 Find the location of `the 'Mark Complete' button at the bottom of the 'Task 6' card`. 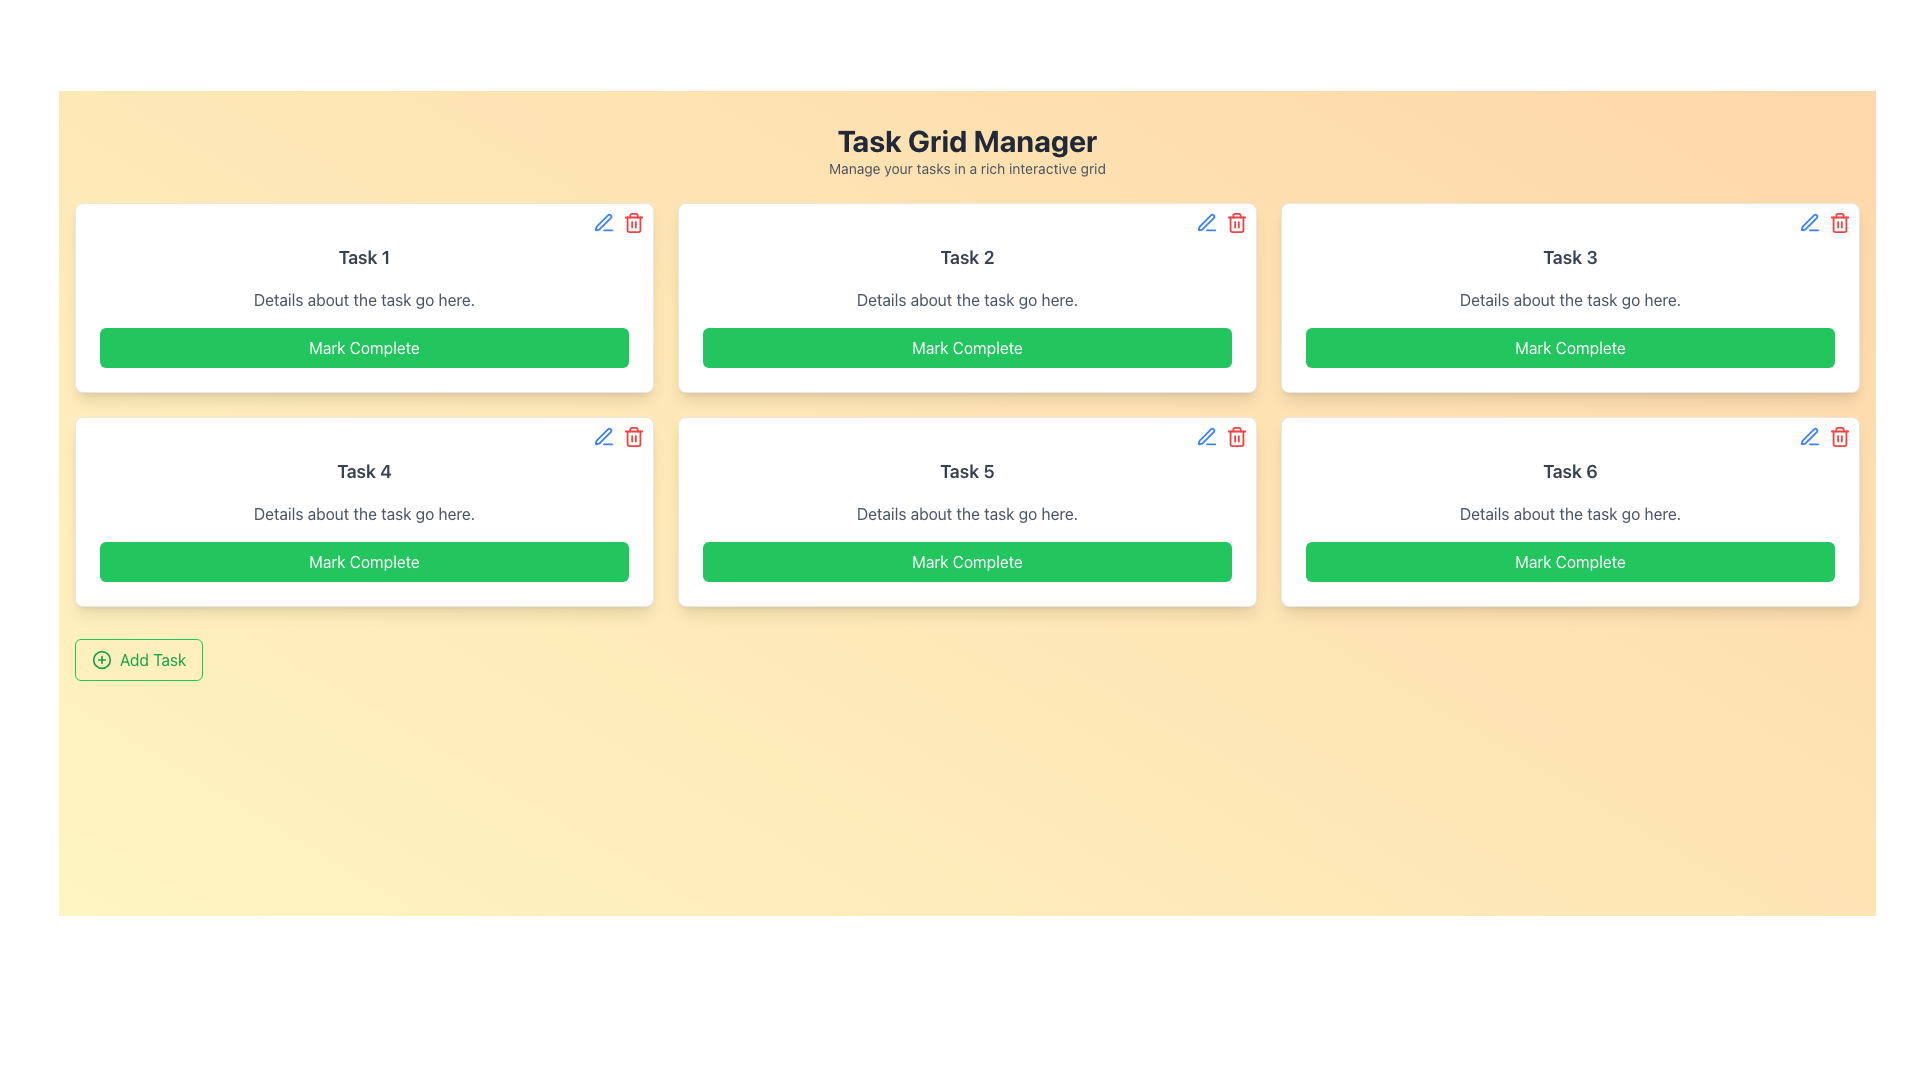

the 'Mark Complete' button at the bottom of the 'Task 6' card is located at coordinates (1569, 562).